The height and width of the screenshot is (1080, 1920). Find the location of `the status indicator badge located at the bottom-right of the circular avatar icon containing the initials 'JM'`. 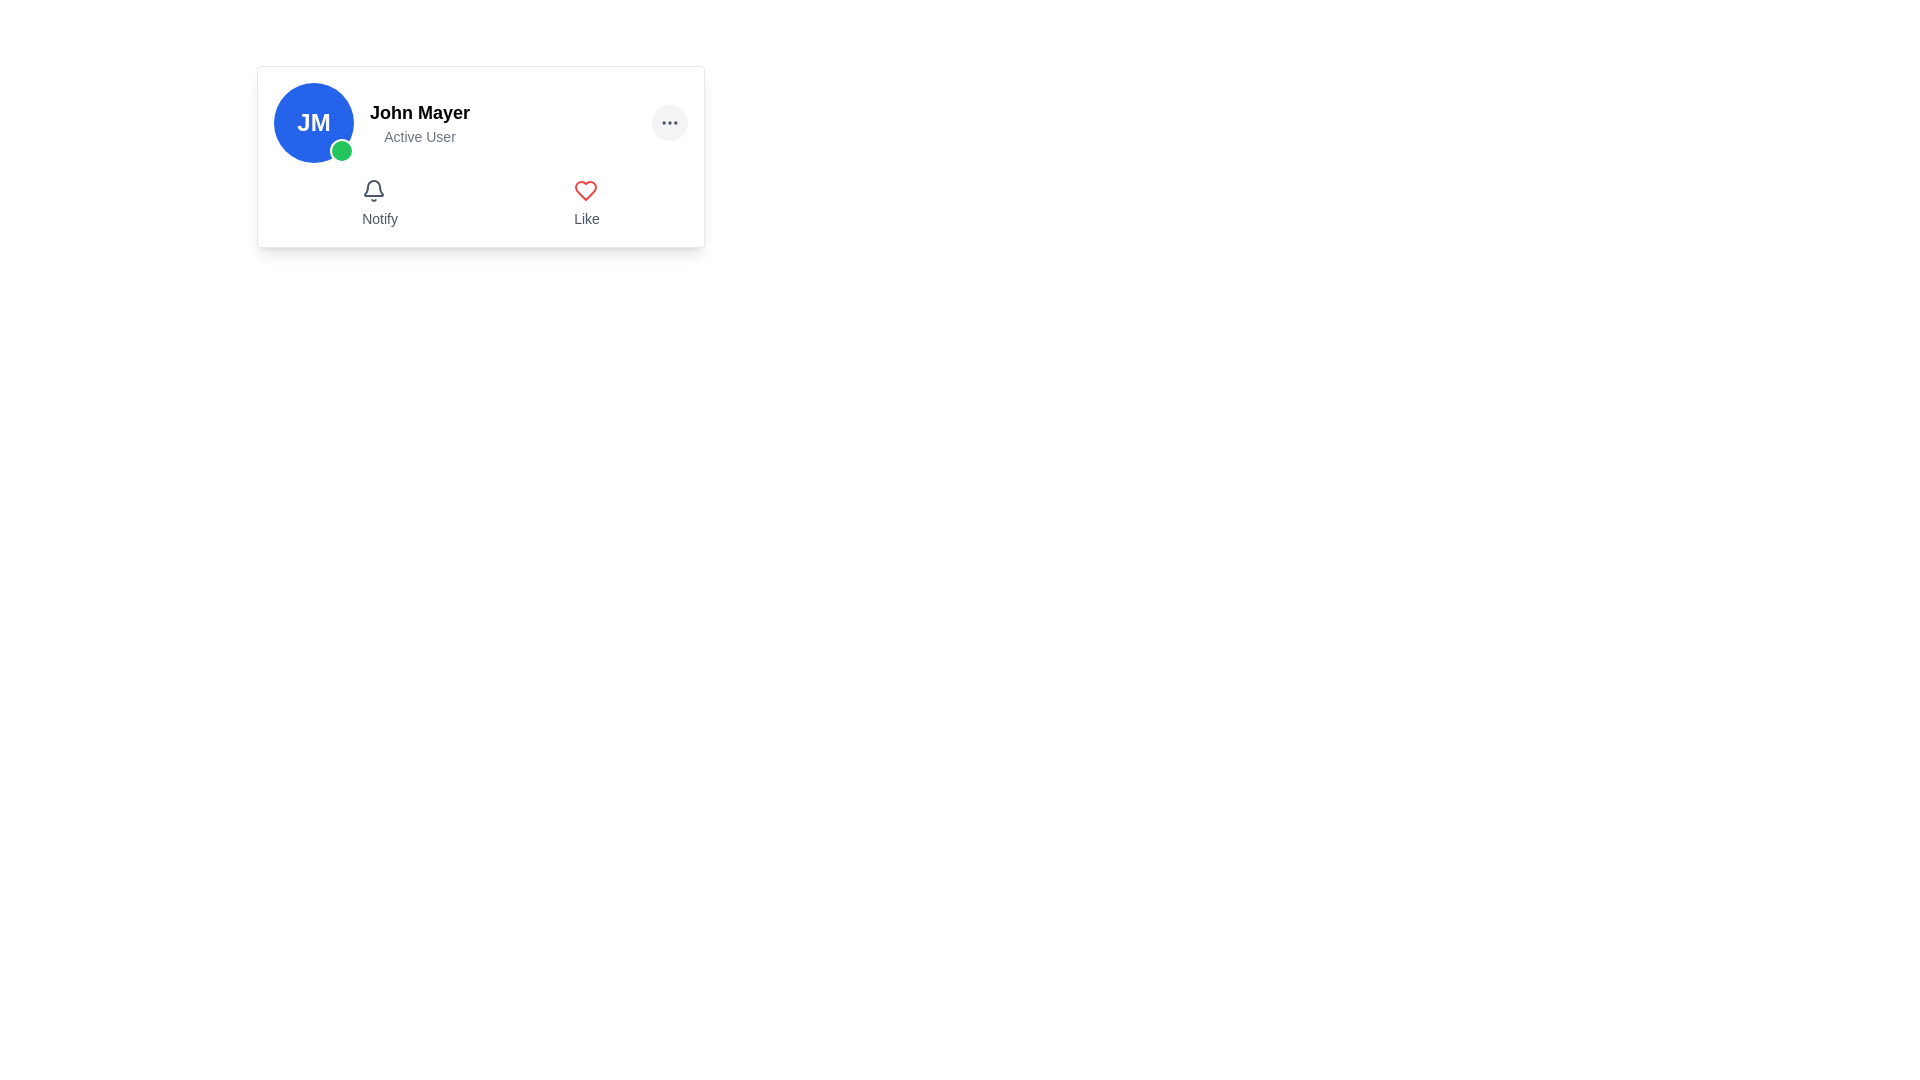

the status indicator badge located at the bottom-right of the circular avatar icon containing the initials 'JM' is located at coordinates (341, 149).